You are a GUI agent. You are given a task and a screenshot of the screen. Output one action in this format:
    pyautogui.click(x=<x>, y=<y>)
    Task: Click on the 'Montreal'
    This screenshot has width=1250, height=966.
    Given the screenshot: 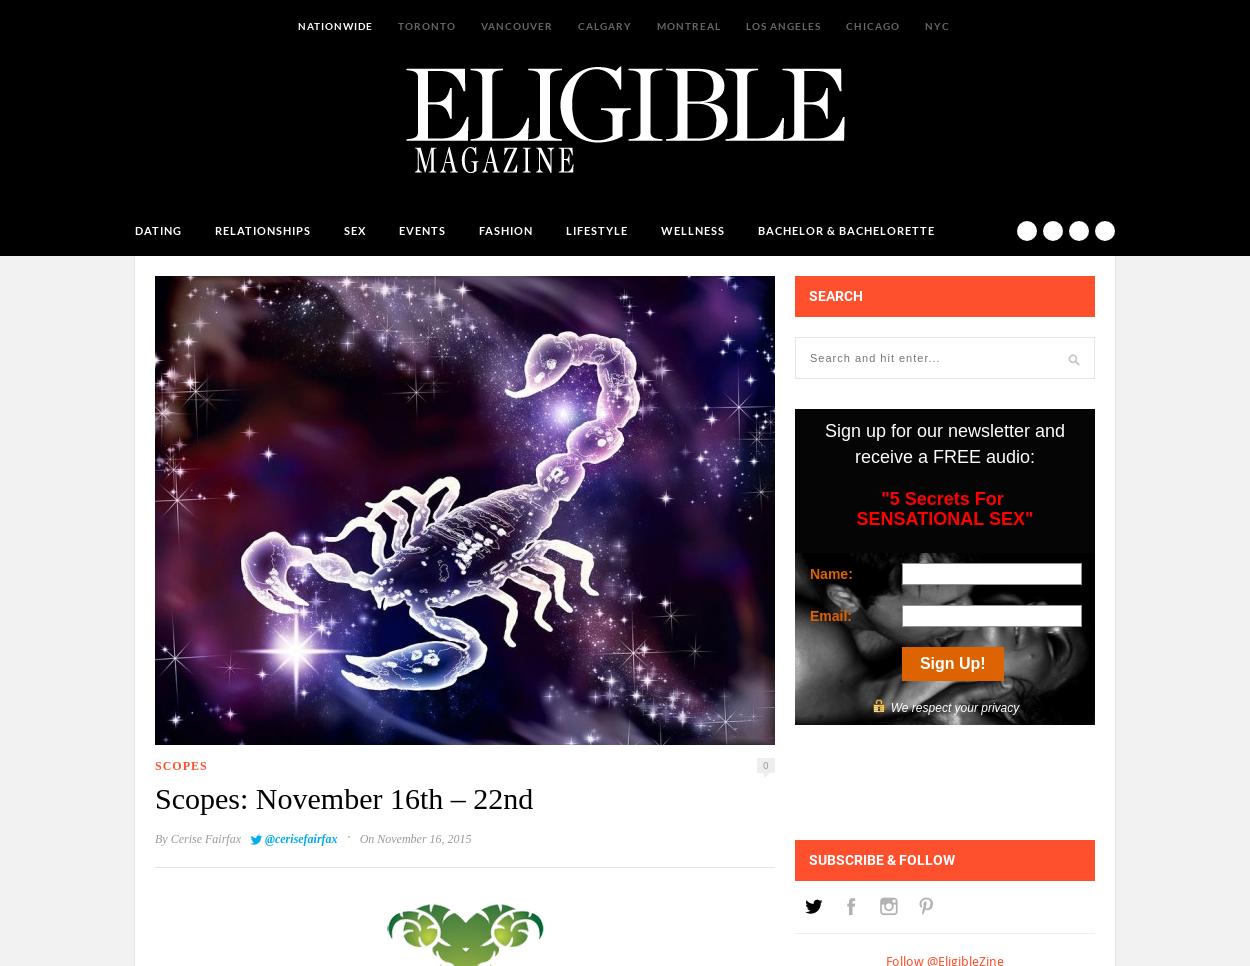 What is the action you would take?
    pyautogui.click(x=688, y=24)
    